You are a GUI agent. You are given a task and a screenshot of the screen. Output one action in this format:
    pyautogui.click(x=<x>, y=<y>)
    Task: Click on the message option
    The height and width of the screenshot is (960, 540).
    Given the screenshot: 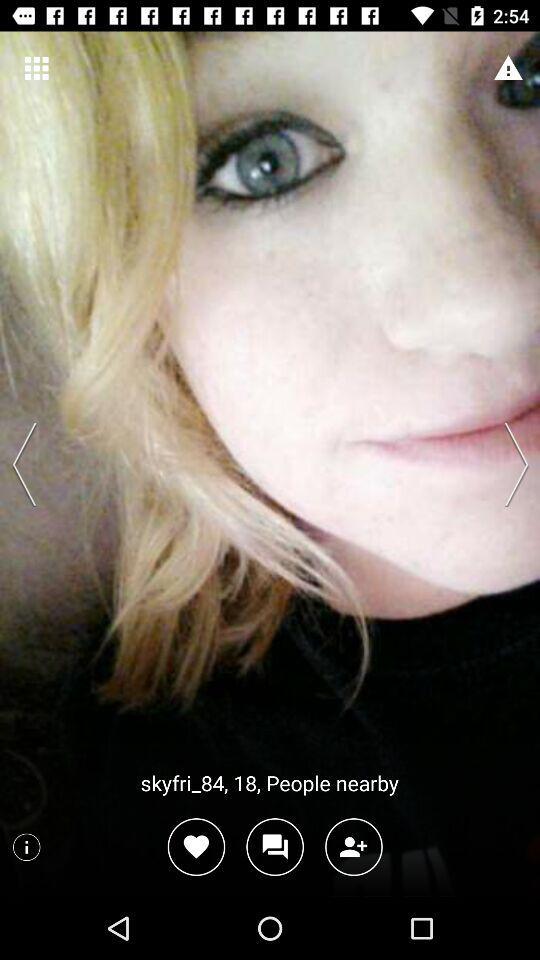 What is the action you would take?
    pyautogui.click(x=274, y=846)
    